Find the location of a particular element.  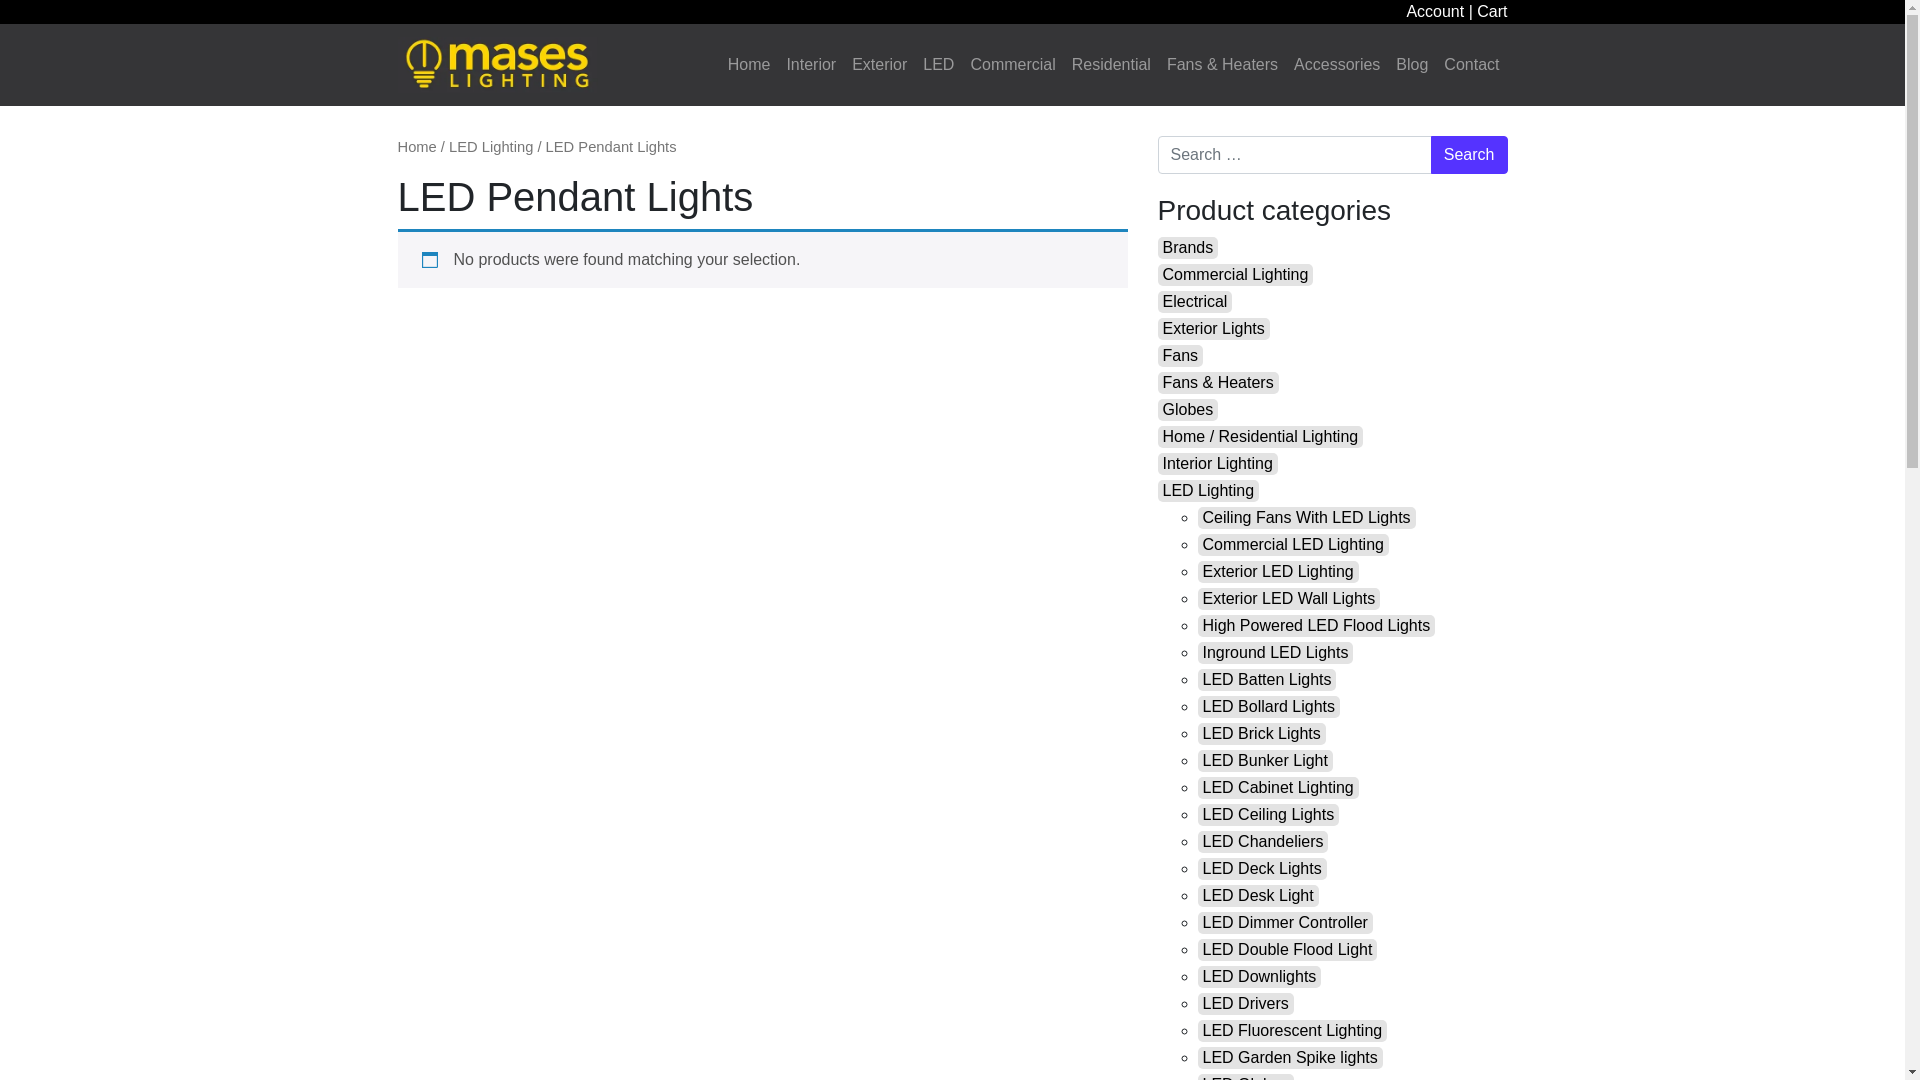

'Interior' is located at coordinates (811, 64).